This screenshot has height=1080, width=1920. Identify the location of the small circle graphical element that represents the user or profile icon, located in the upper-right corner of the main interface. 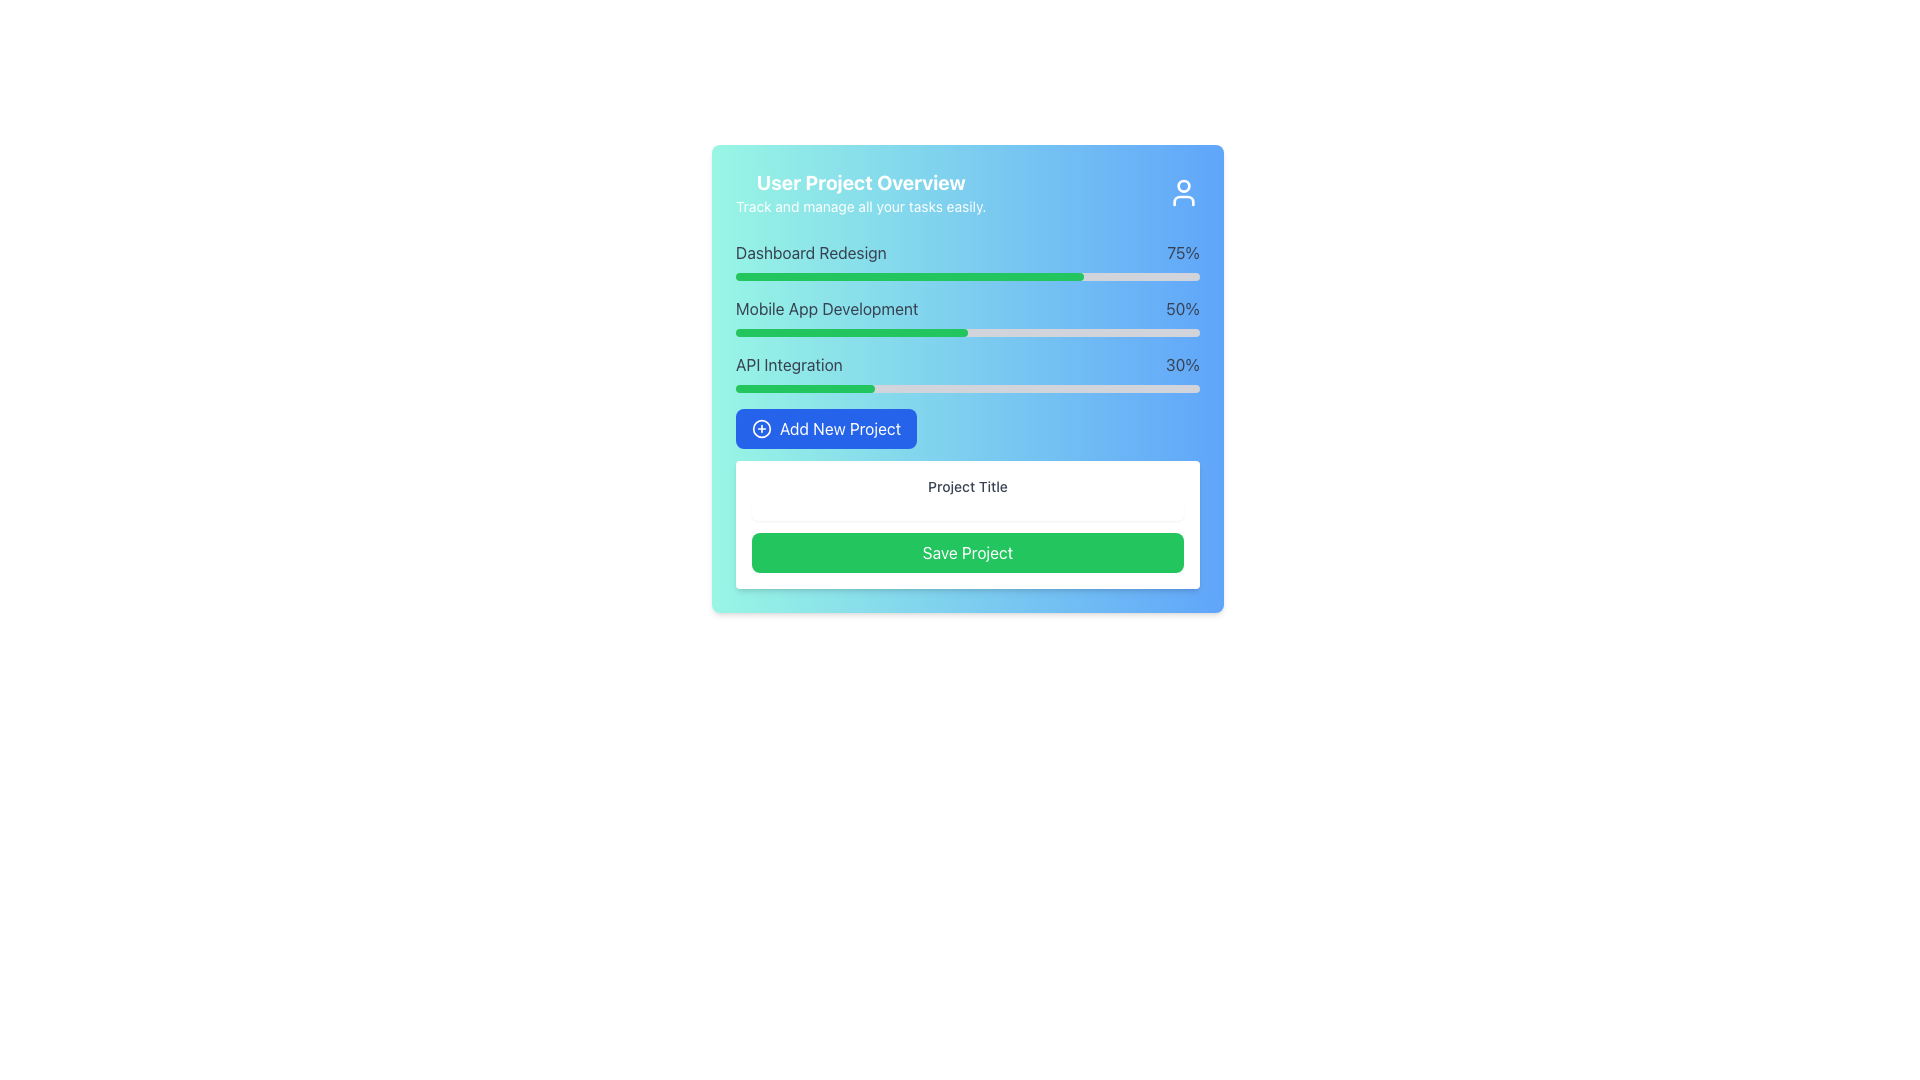
(1184, 185).